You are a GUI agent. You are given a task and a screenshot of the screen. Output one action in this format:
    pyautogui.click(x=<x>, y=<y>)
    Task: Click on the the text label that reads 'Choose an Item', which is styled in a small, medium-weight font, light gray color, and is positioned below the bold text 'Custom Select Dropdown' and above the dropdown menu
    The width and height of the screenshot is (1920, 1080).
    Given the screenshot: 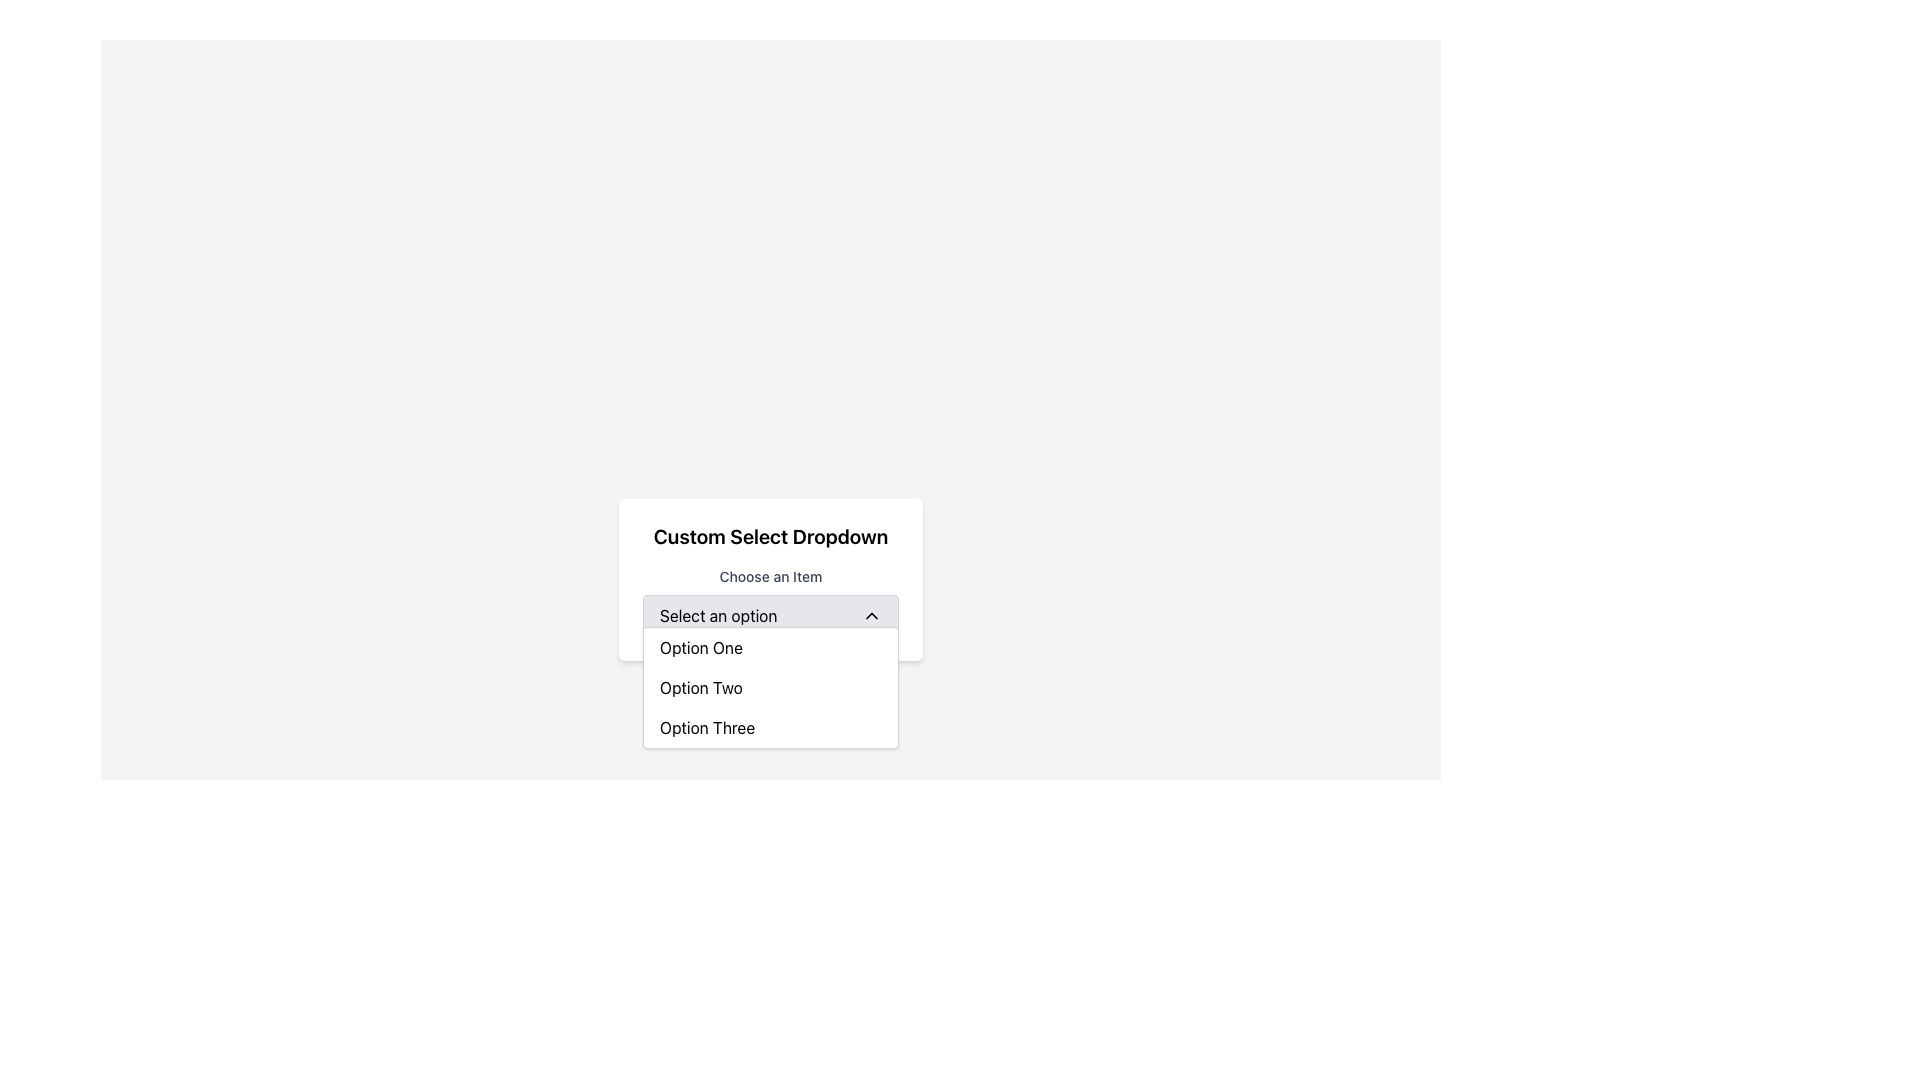 What is the action you would take?
    pyautogui.click(x=770, y=579)
    